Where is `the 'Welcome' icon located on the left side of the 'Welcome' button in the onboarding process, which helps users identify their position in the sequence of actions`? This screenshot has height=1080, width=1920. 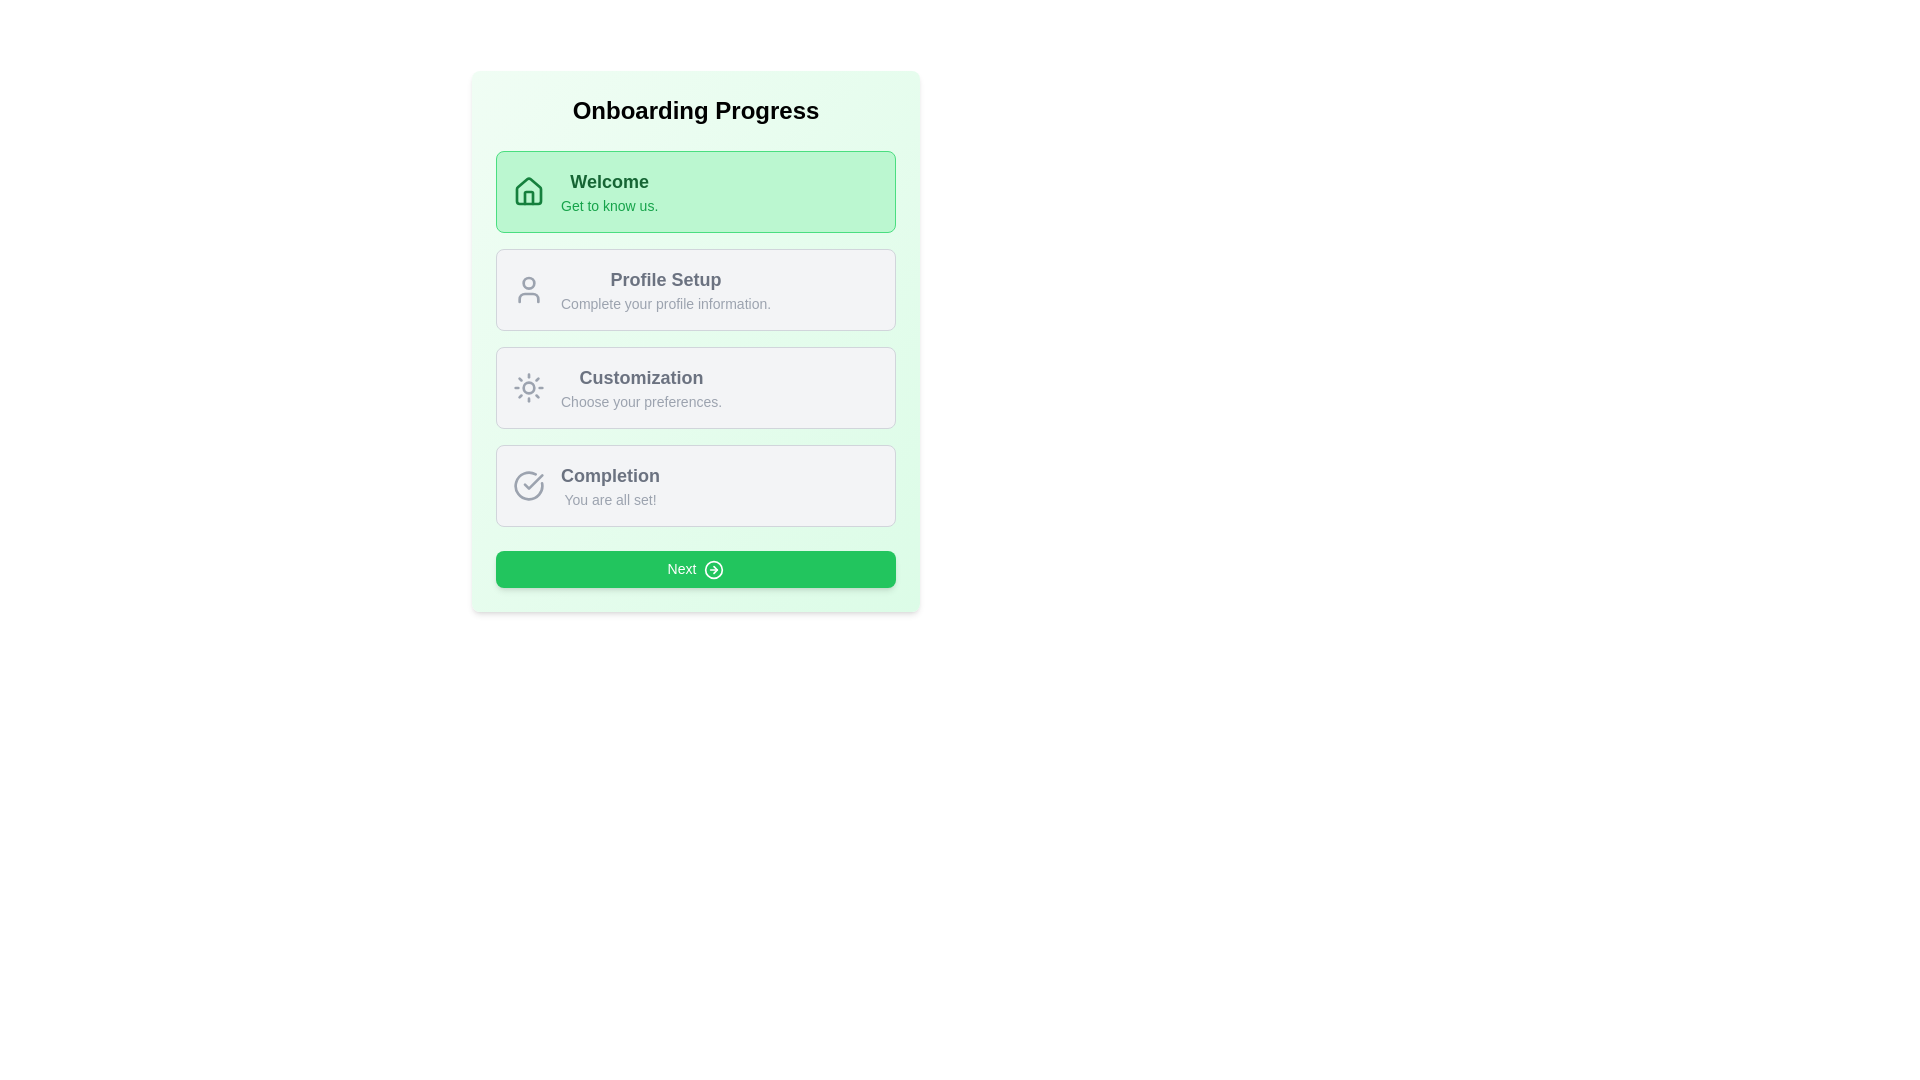
the 'Welcome' icon located on the left side of the 'Welcome' button in the onboarding process, which helps users identify their position in the sequence of actions is located at coordinates (528, 197).